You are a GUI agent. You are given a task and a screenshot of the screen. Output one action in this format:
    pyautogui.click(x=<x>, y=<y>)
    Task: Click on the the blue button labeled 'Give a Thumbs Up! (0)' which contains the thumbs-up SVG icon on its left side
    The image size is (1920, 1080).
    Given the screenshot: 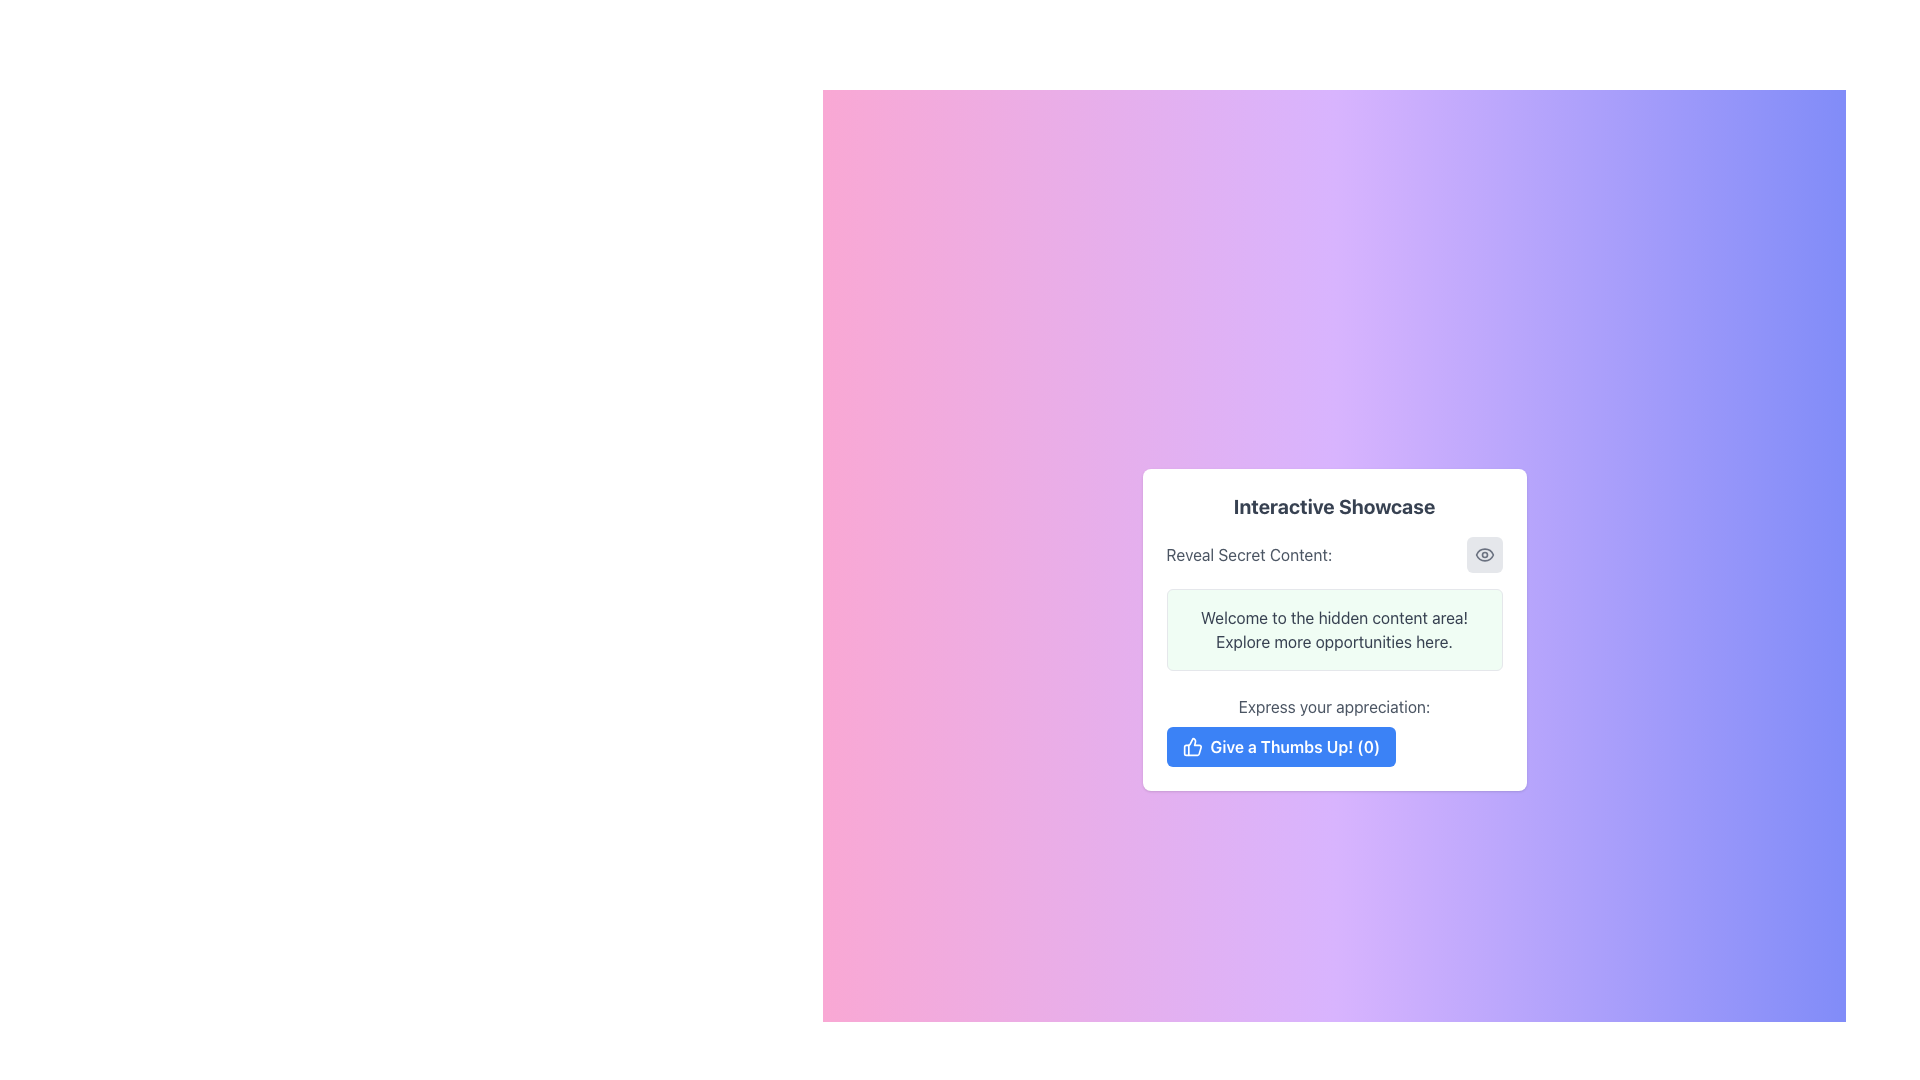 What is the action you would take?
    pyautogui.click(x=1192, y=747)
    